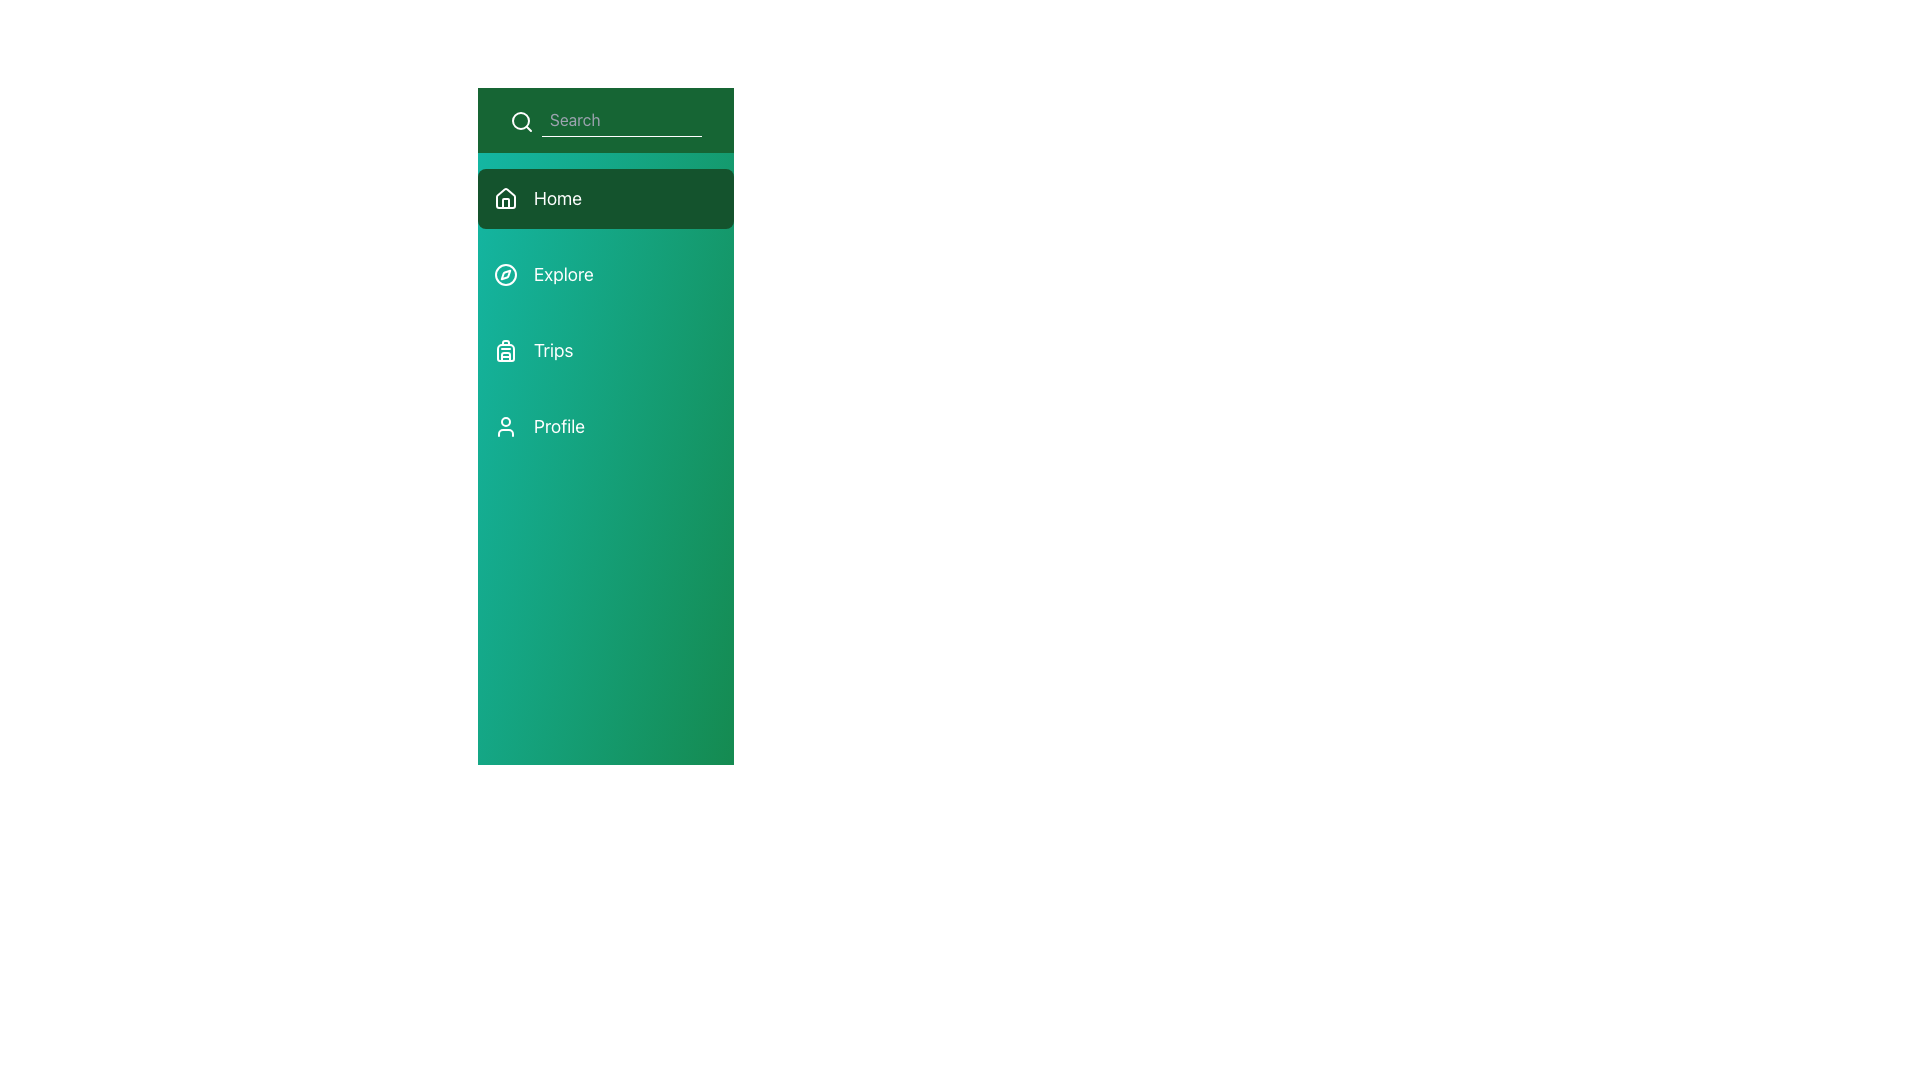 Image resolution: width=1920 pixels, height=1080 pixels. What do you see at coordinates (505, 274) in the screenshot?
I see `the 'Explore' menu icon` at bounding box center [505, 274].